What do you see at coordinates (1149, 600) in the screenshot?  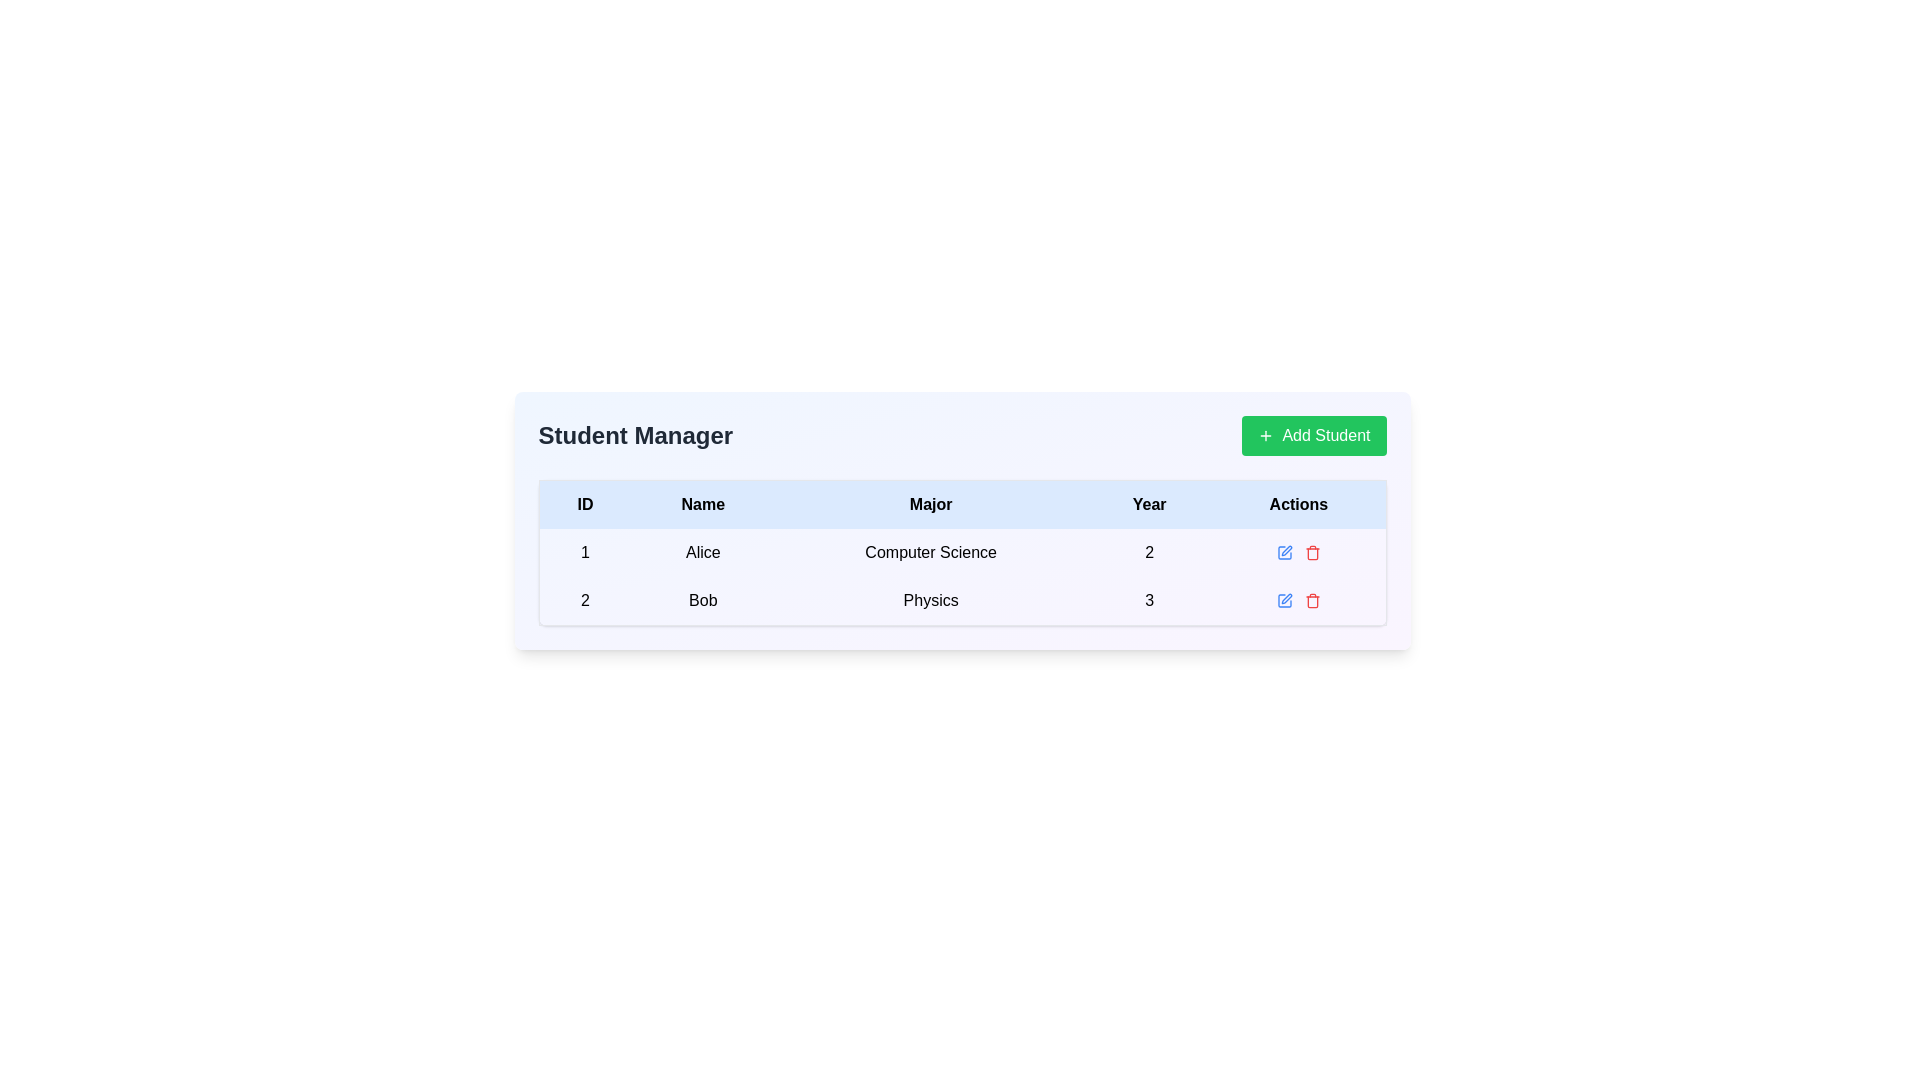 I see `the static text element displaying the number '3', which is located in the fourth column of the second row of a table, styled with a bold black font on a light background` at bounding box center [1149, 600].